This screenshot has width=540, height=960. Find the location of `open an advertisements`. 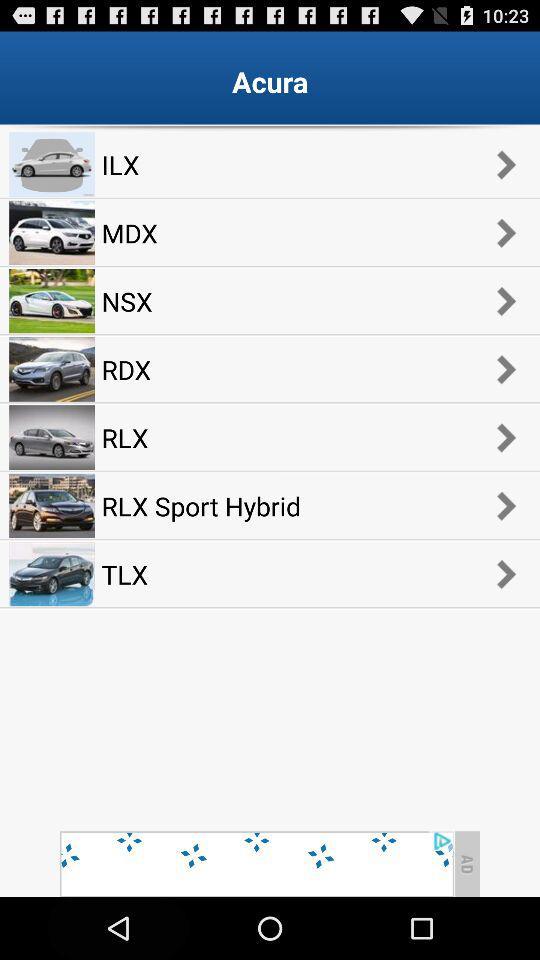

open an advertisements is located at coordinates (256, 863).